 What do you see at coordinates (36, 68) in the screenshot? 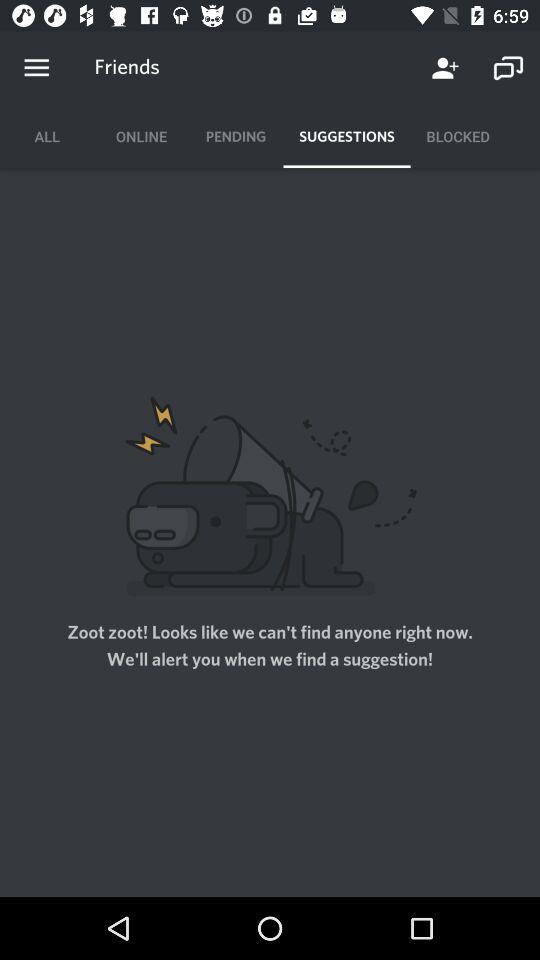
I see `the icon above all item` at bounding box center [36, 68].